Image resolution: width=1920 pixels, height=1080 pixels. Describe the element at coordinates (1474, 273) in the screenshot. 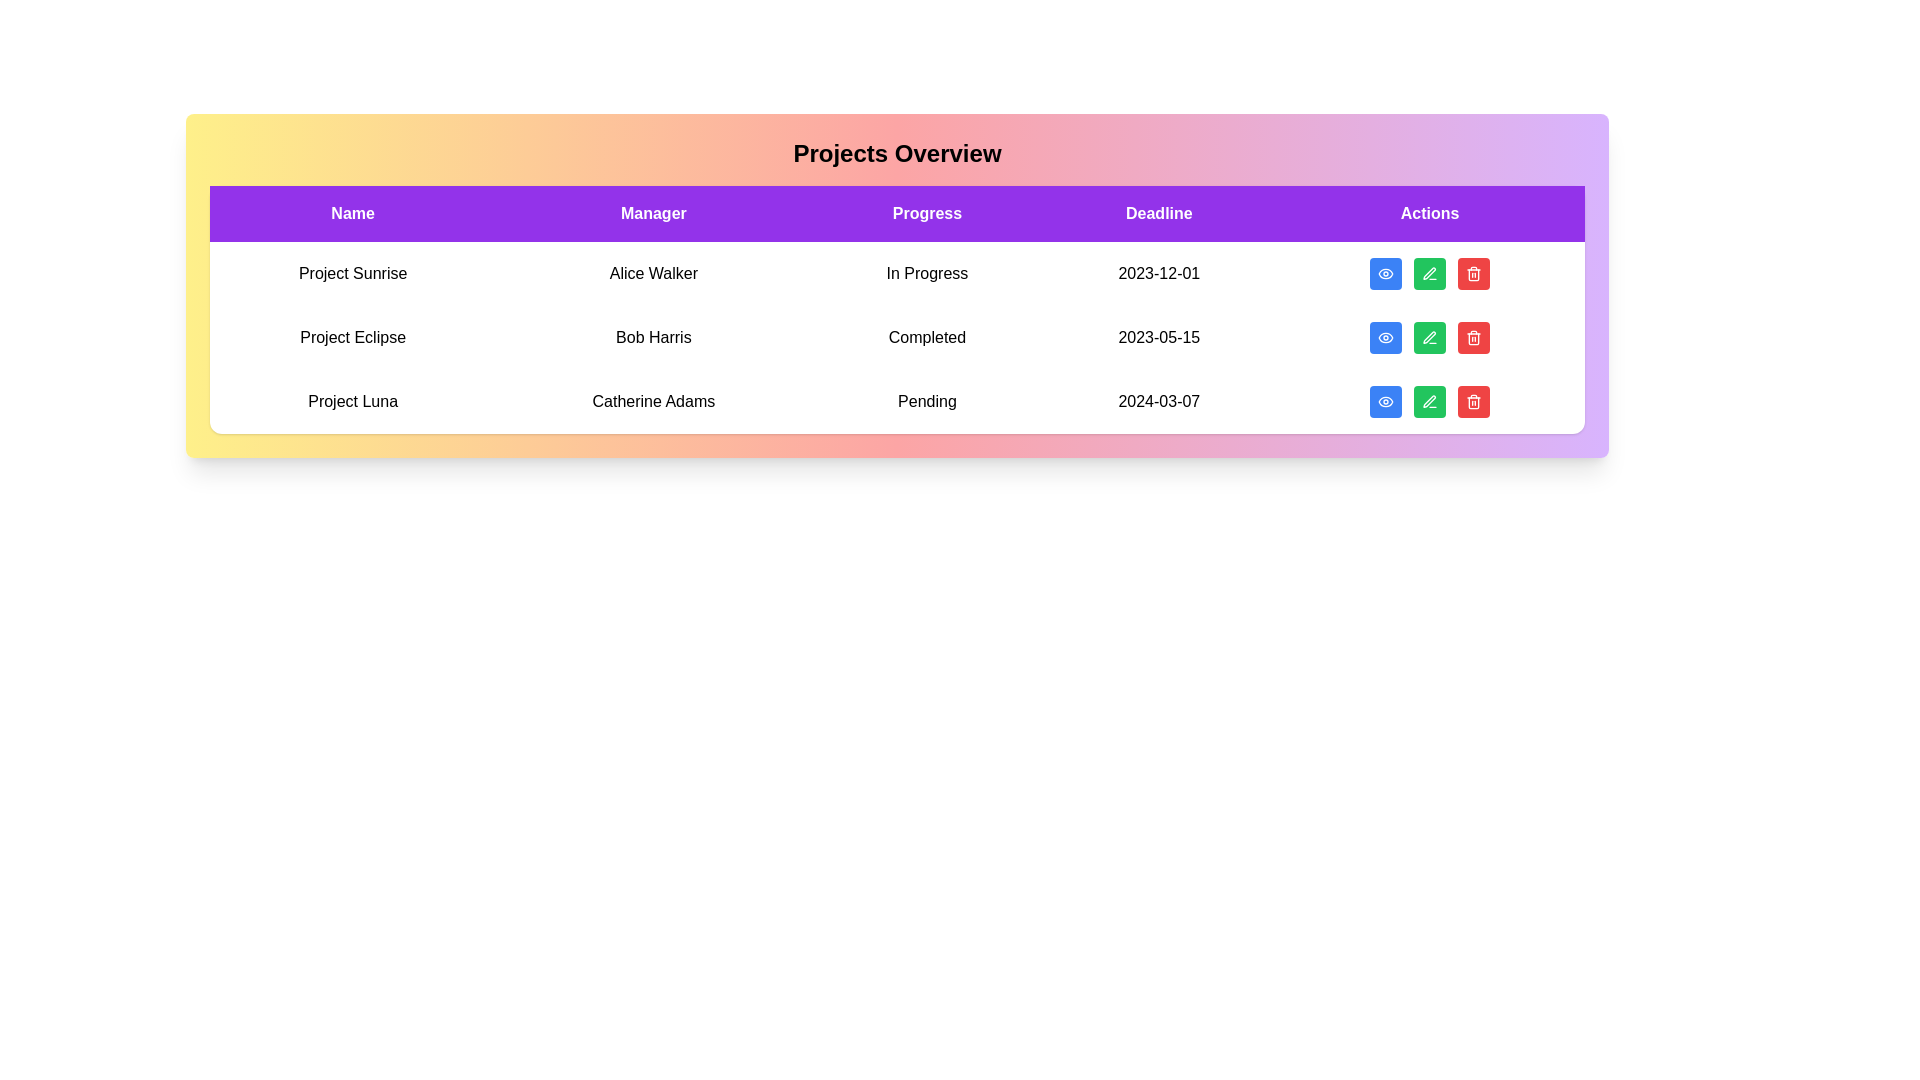

I see `delete button for the project named Project Sunrise` at that location.